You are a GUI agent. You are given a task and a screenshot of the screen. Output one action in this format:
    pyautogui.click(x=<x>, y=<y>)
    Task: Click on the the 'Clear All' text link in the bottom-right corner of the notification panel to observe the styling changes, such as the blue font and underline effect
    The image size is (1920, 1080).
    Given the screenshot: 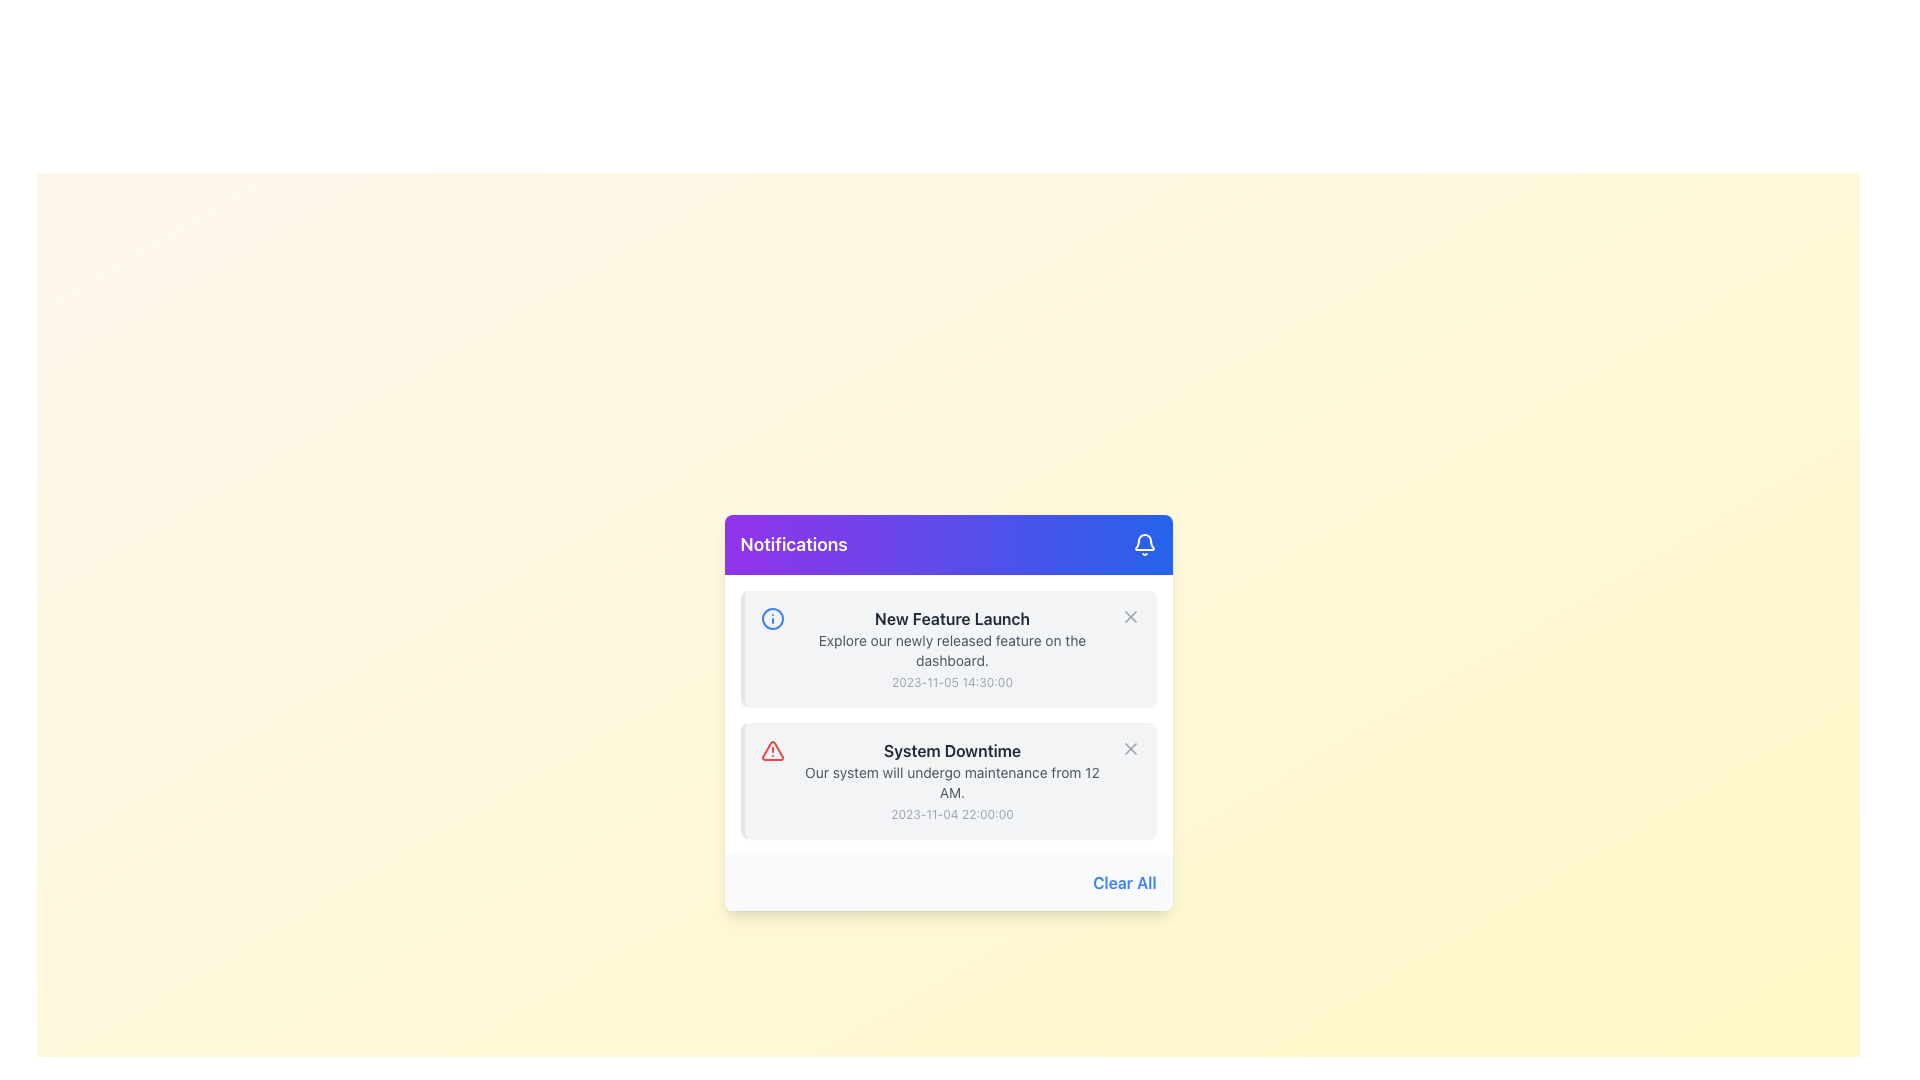 What is the action you would take?
    pyautogui.click(x=1124, y=882)
    